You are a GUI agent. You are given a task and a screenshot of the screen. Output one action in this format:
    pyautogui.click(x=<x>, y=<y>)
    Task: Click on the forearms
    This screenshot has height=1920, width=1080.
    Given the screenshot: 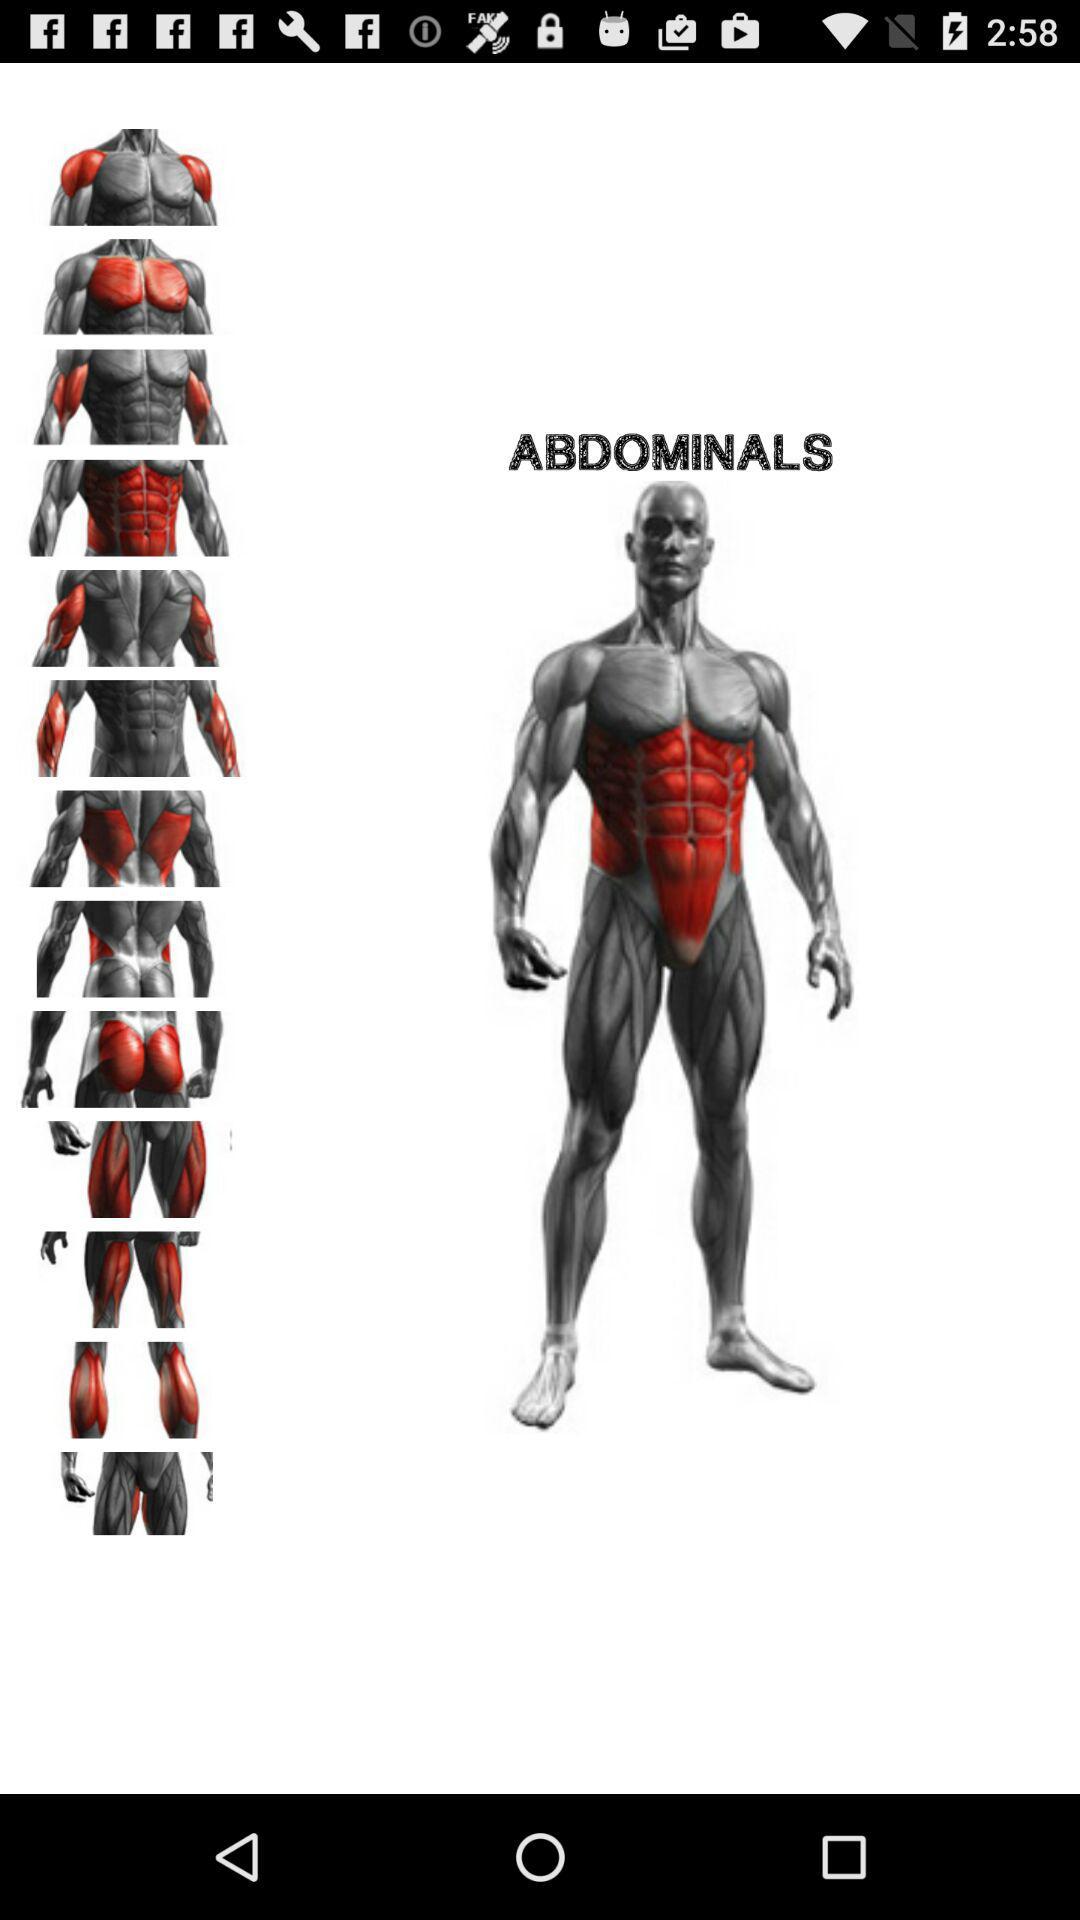 What is the action you would take?
    pyautogui.click(x=131, y=720)
    